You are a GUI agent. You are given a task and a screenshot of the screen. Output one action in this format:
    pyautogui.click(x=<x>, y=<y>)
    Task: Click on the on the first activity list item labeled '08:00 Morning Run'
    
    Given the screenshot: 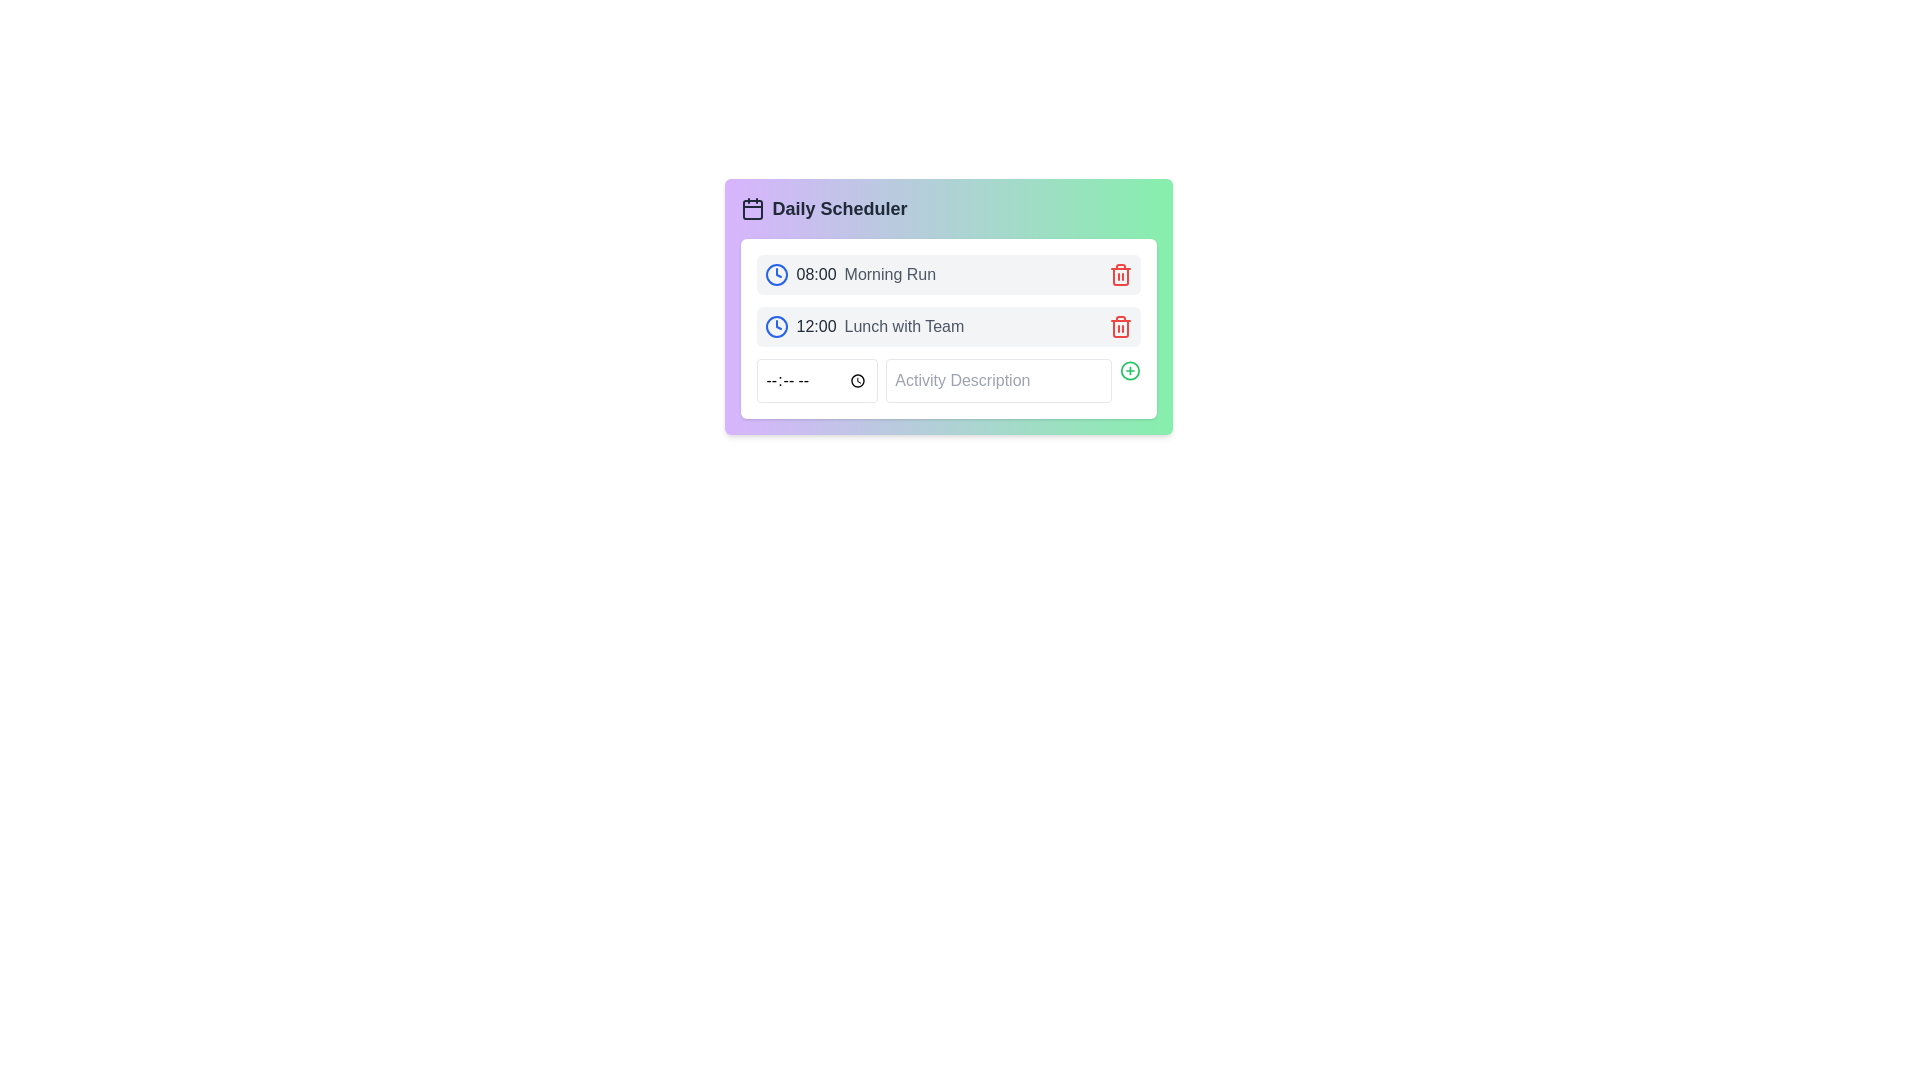 What is the action you would take?
    pyautogui.click(x=947, y=274)
    